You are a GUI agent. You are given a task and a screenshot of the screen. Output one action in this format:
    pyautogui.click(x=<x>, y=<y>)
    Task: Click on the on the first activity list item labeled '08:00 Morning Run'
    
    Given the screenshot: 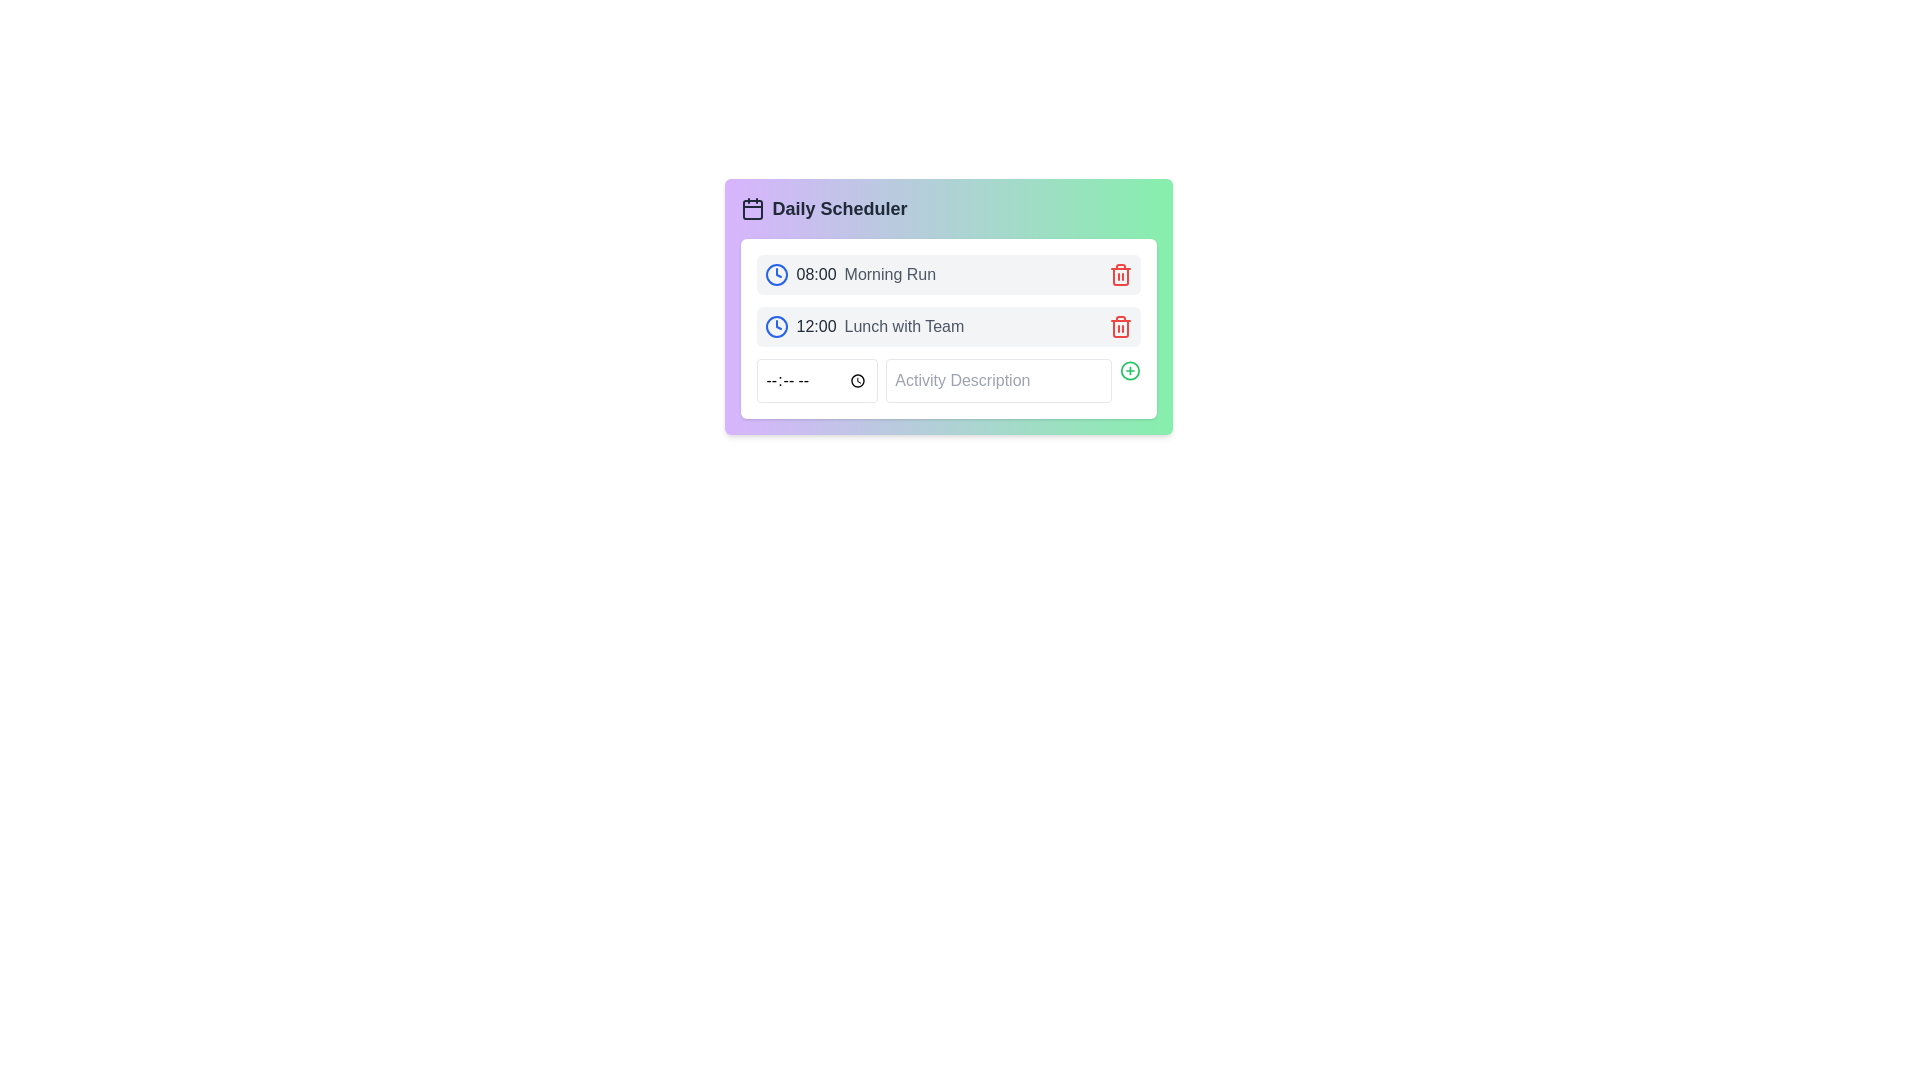 What is the action you would take?
    pyautogui.click(x=947, y=274)
    